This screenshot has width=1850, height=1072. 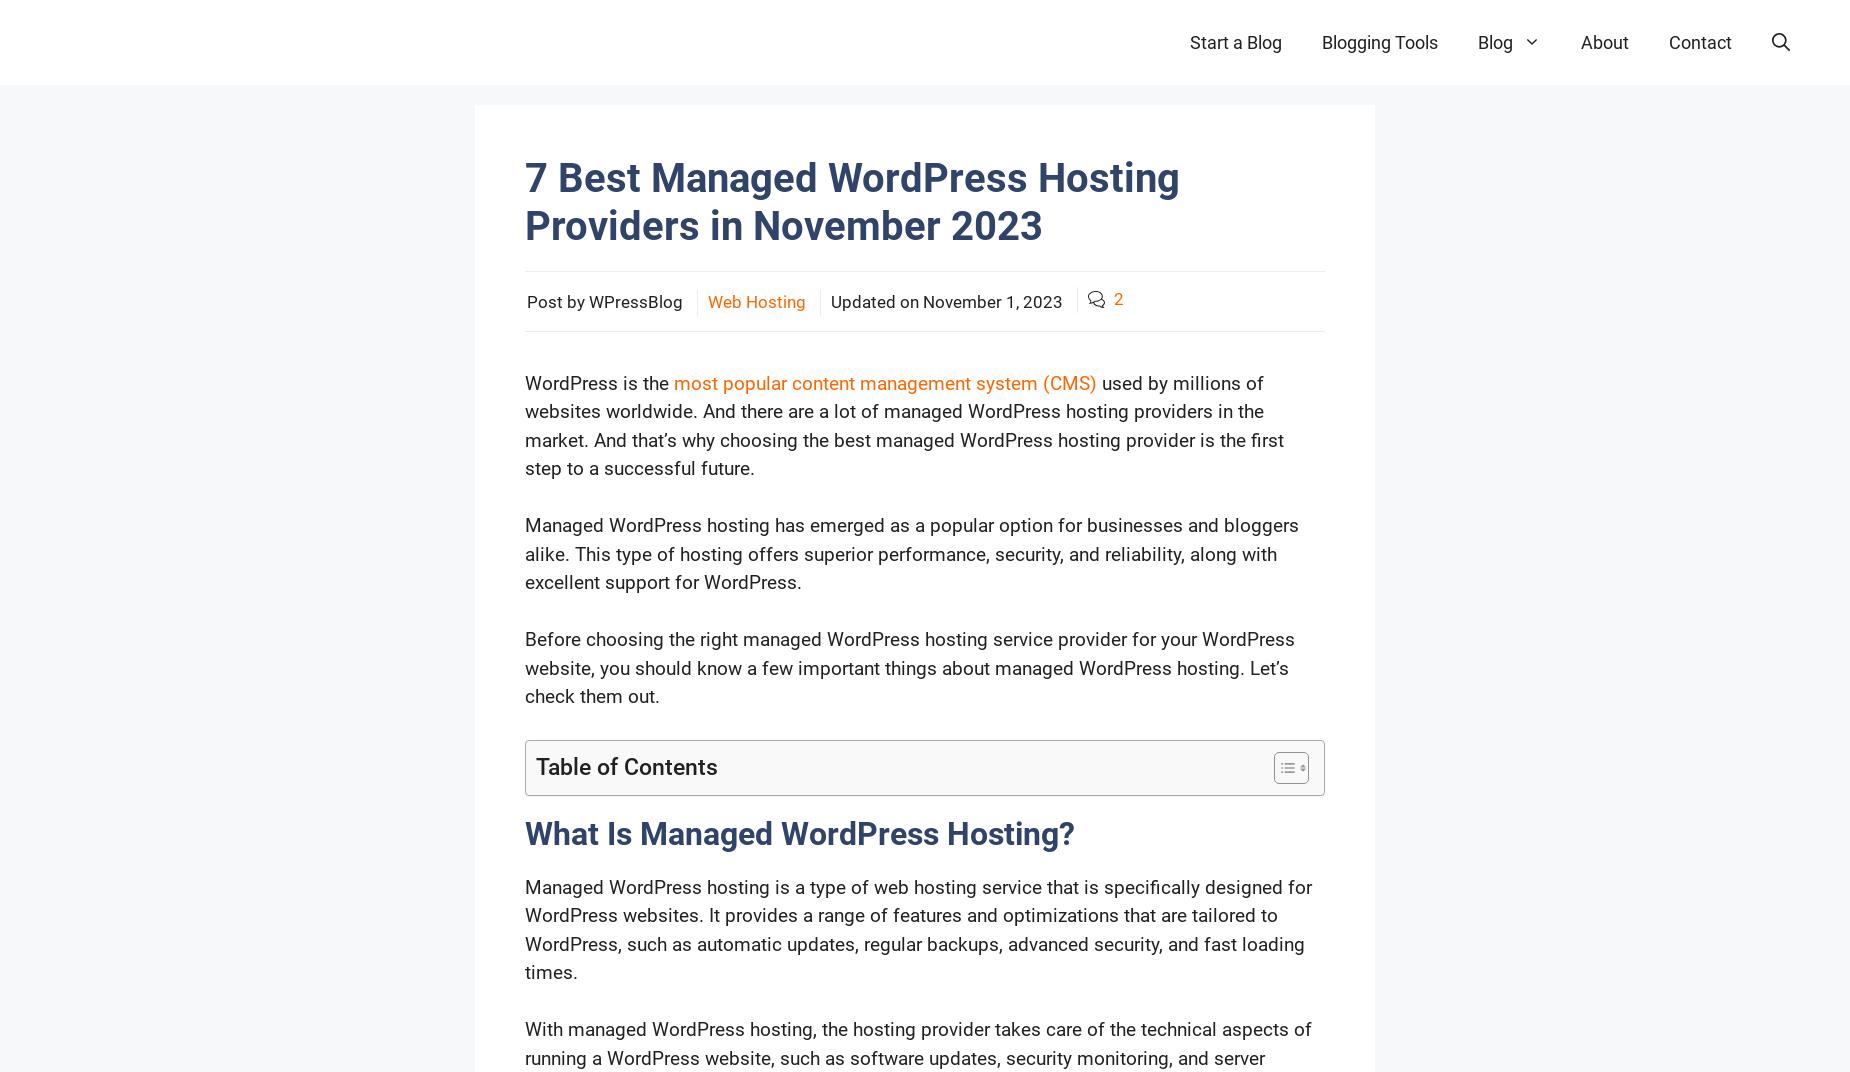 What do you see at coordinates (1700, 41) in the screenshot?
I see `'Contact'` at bounding box center [1700, 41].